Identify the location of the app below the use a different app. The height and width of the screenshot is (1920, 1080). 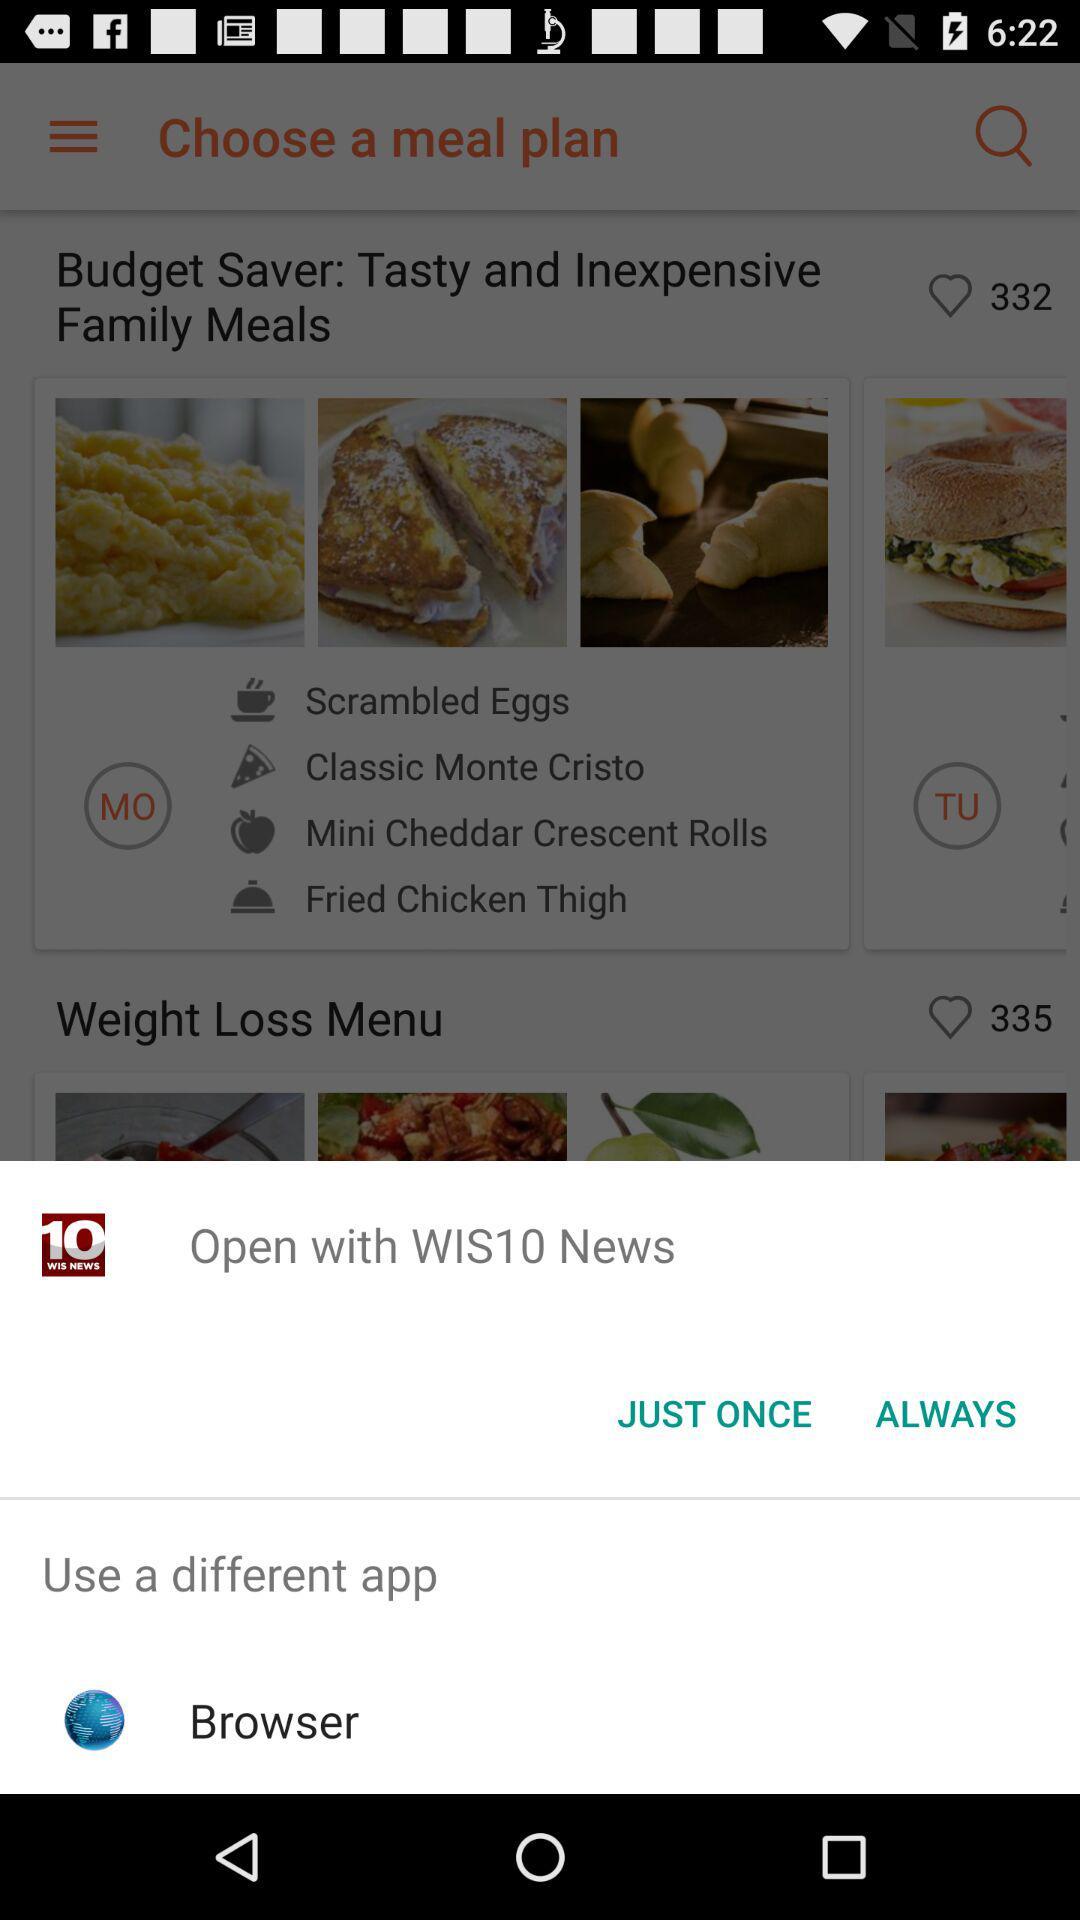
(274, 1719).